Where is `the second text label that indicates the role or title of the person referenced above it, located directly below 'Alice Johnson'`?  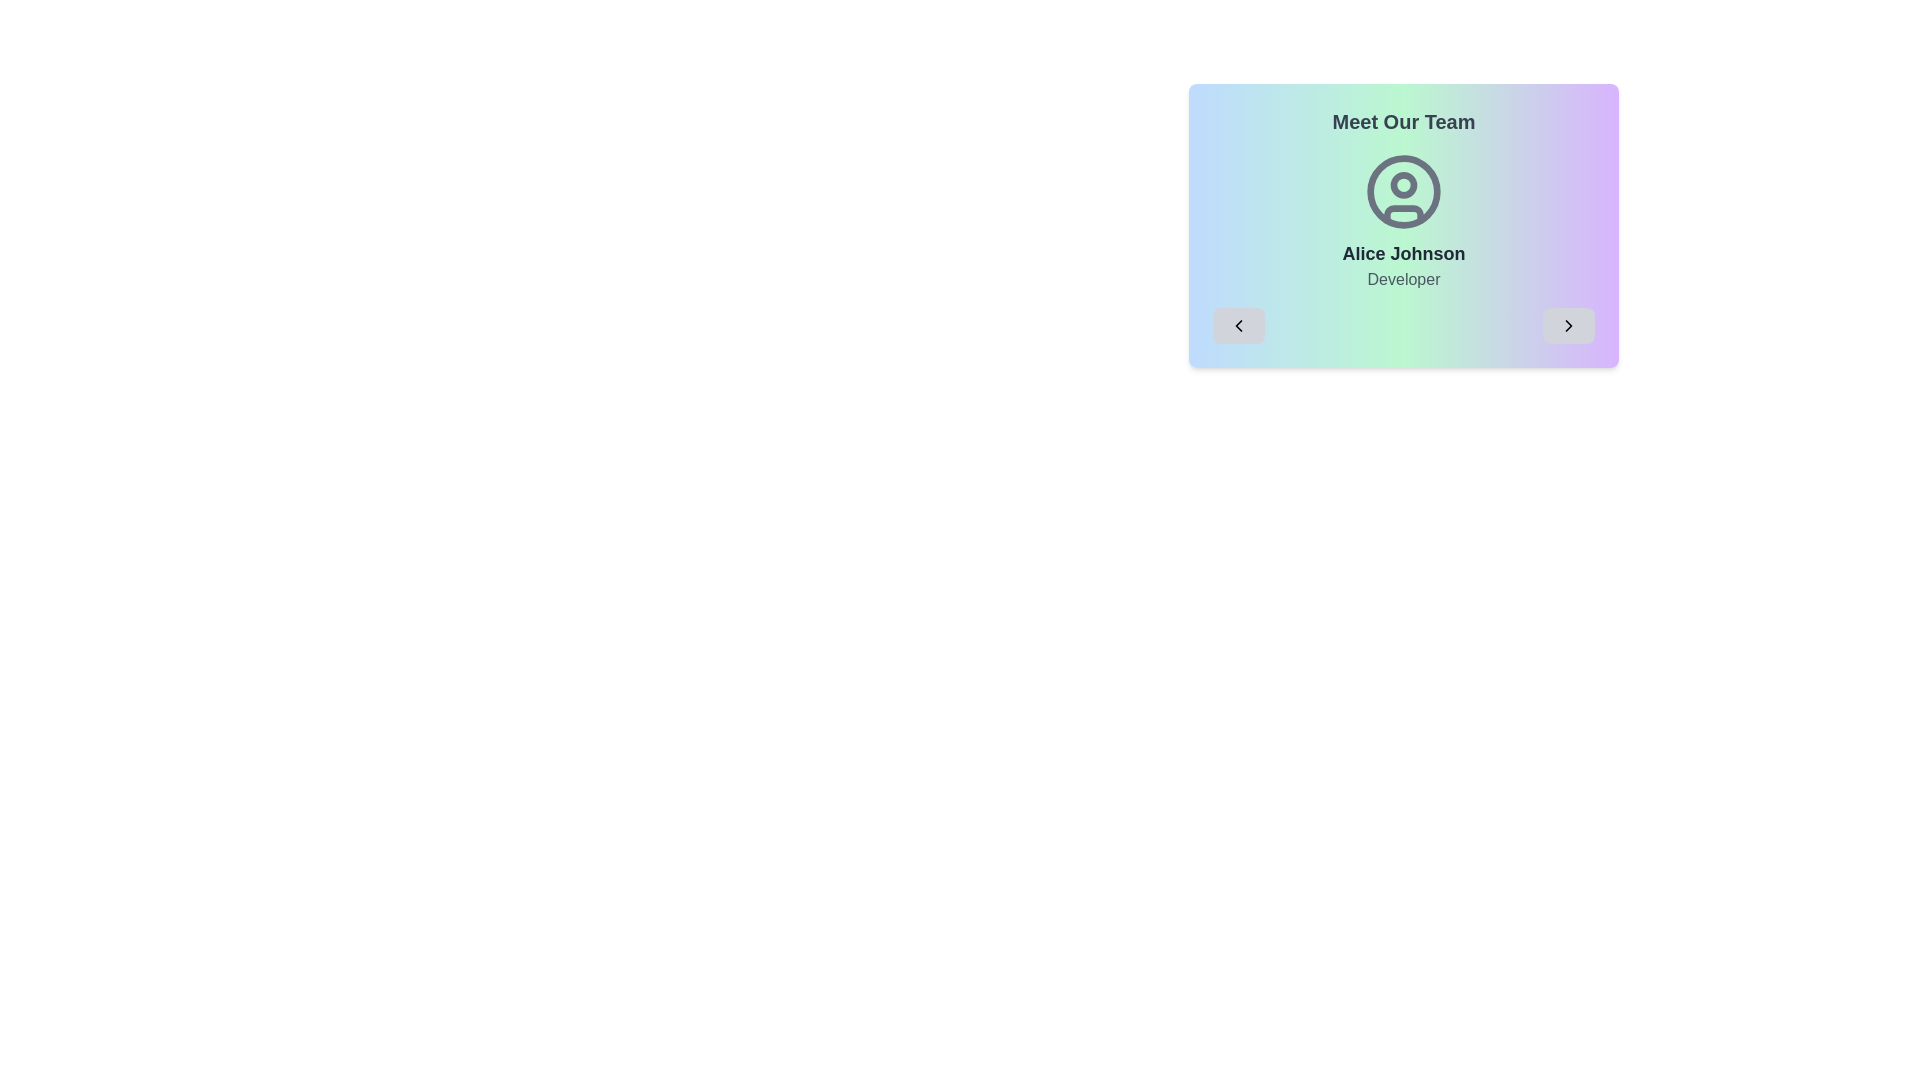
the second text label that indicates the role or title of the person referenced above it, located directly below 'Alice Johnson' is located at coordinates (1402, 280).